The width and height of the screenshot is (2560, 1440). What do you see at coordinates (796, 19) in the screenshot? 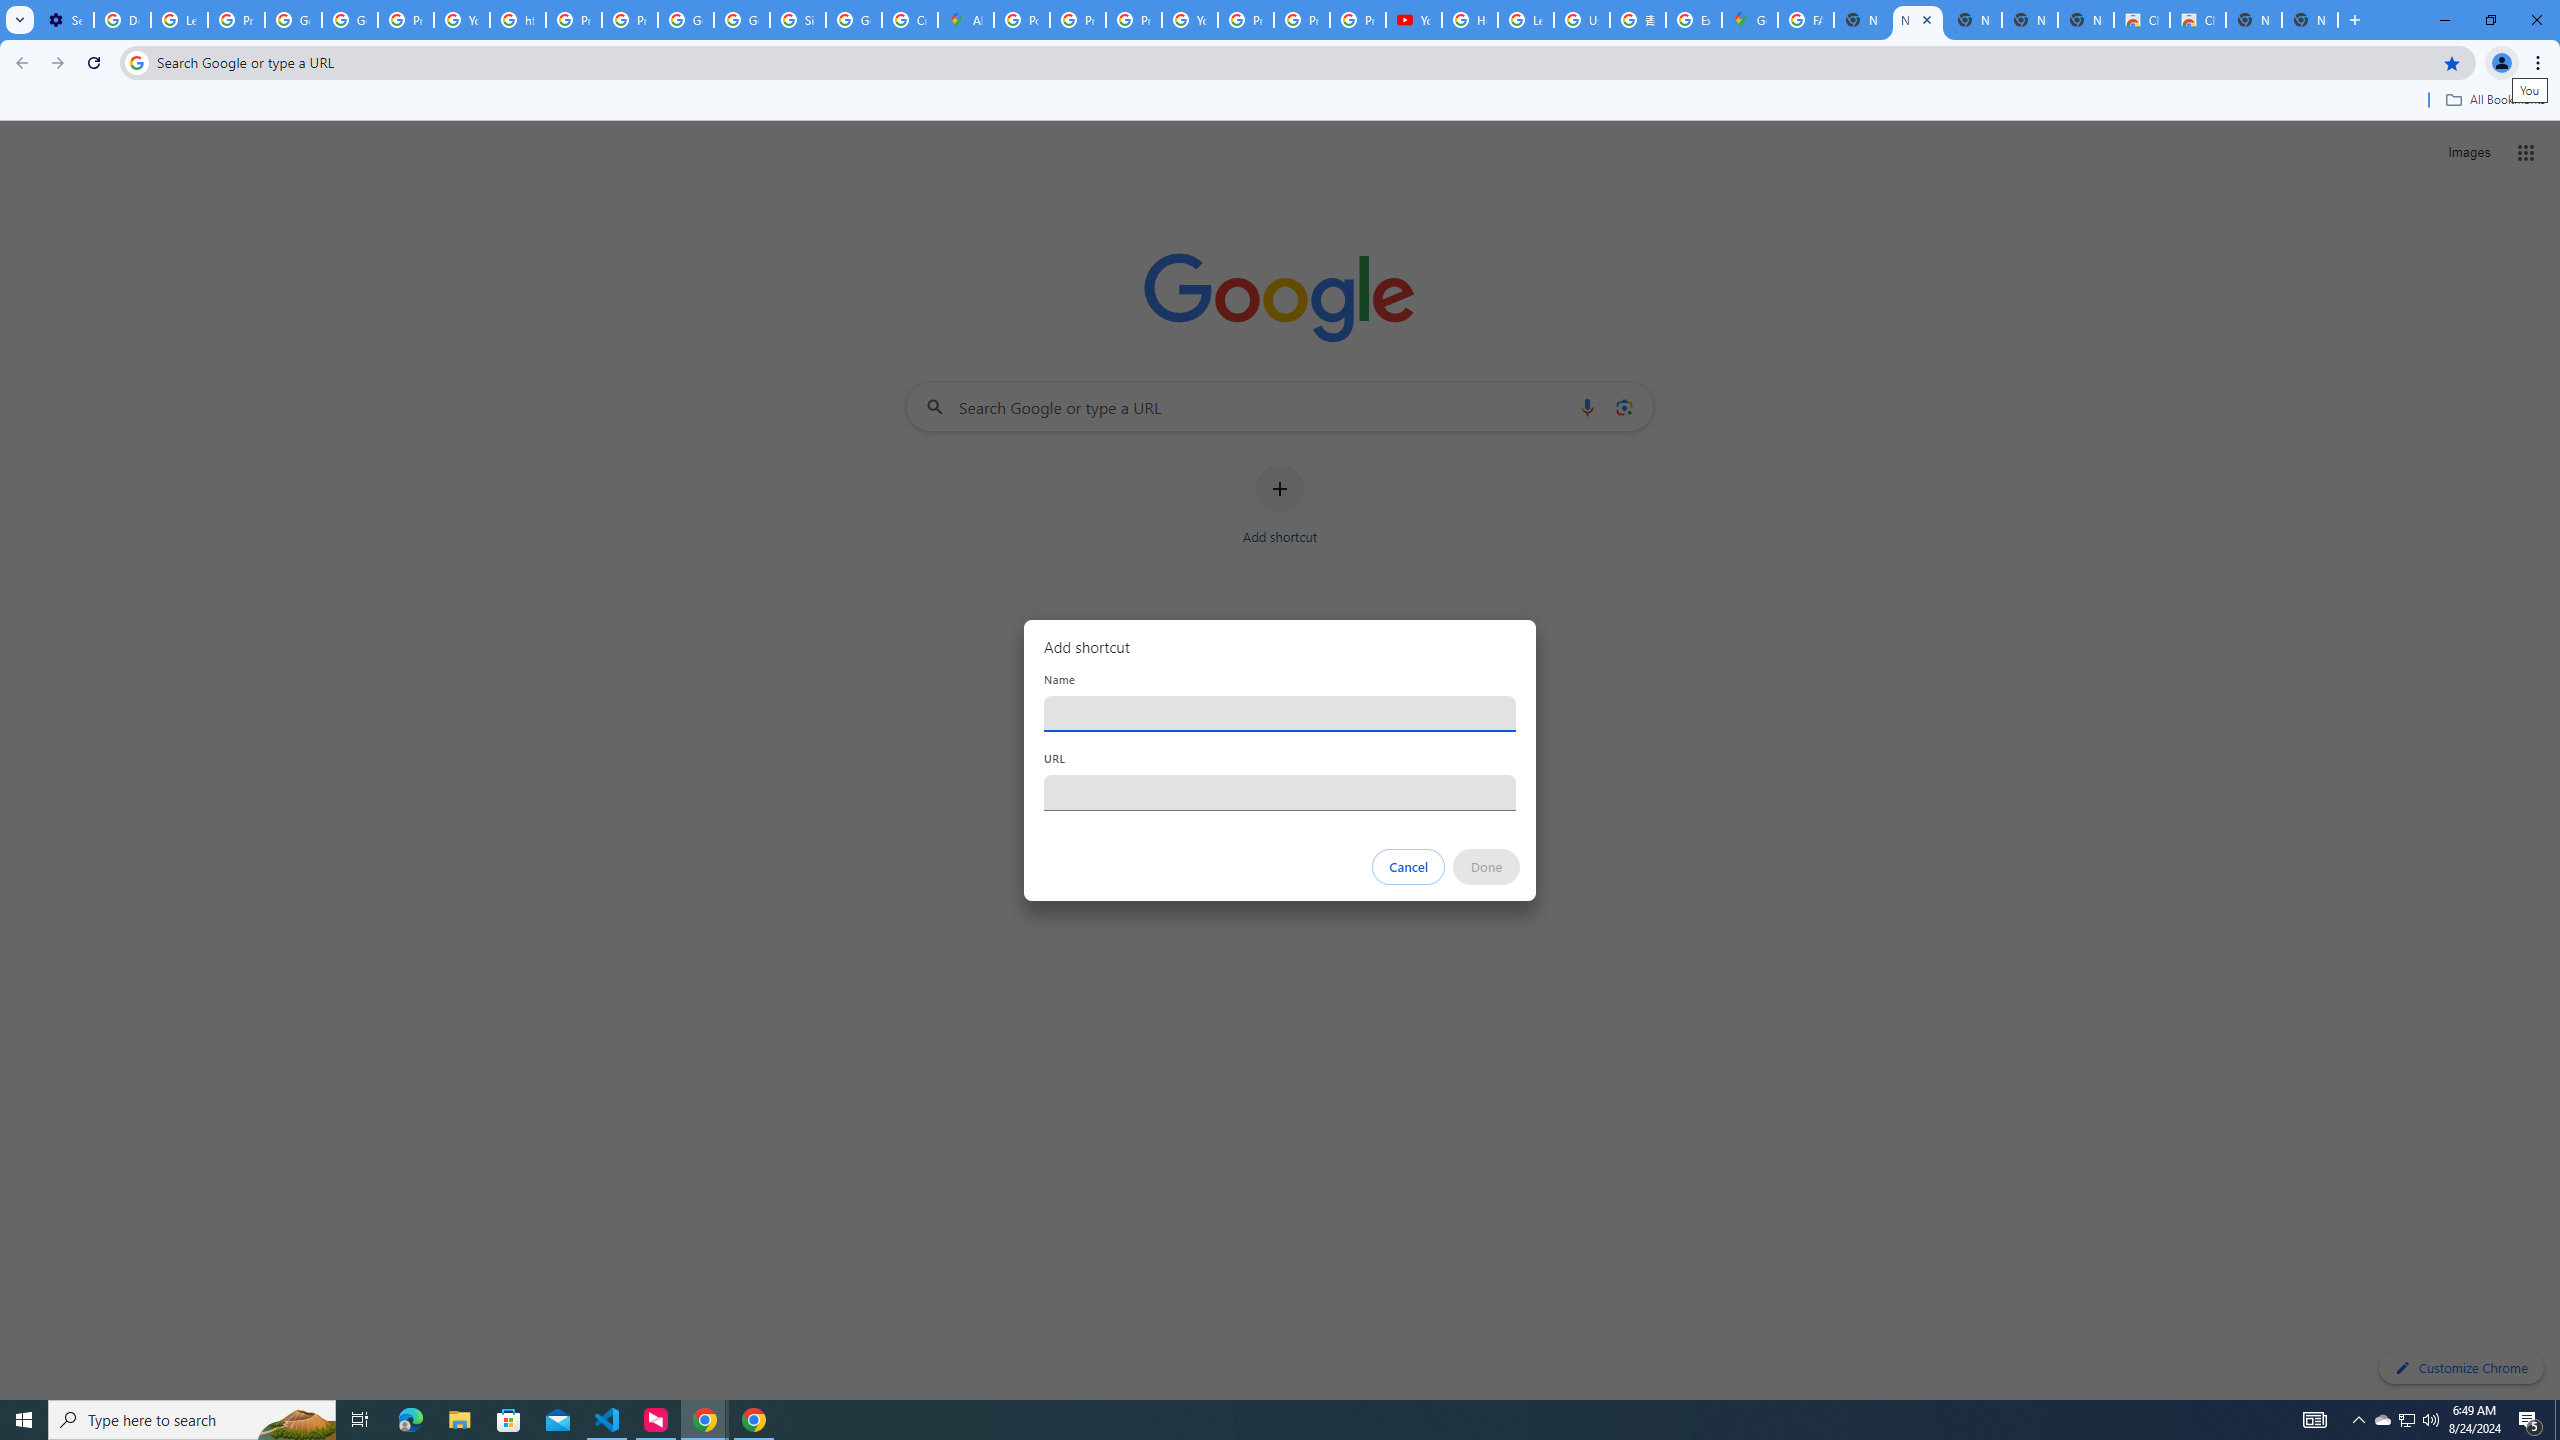
I see `'Sign in - Google Accounts'` at bounding box center [796, 19].